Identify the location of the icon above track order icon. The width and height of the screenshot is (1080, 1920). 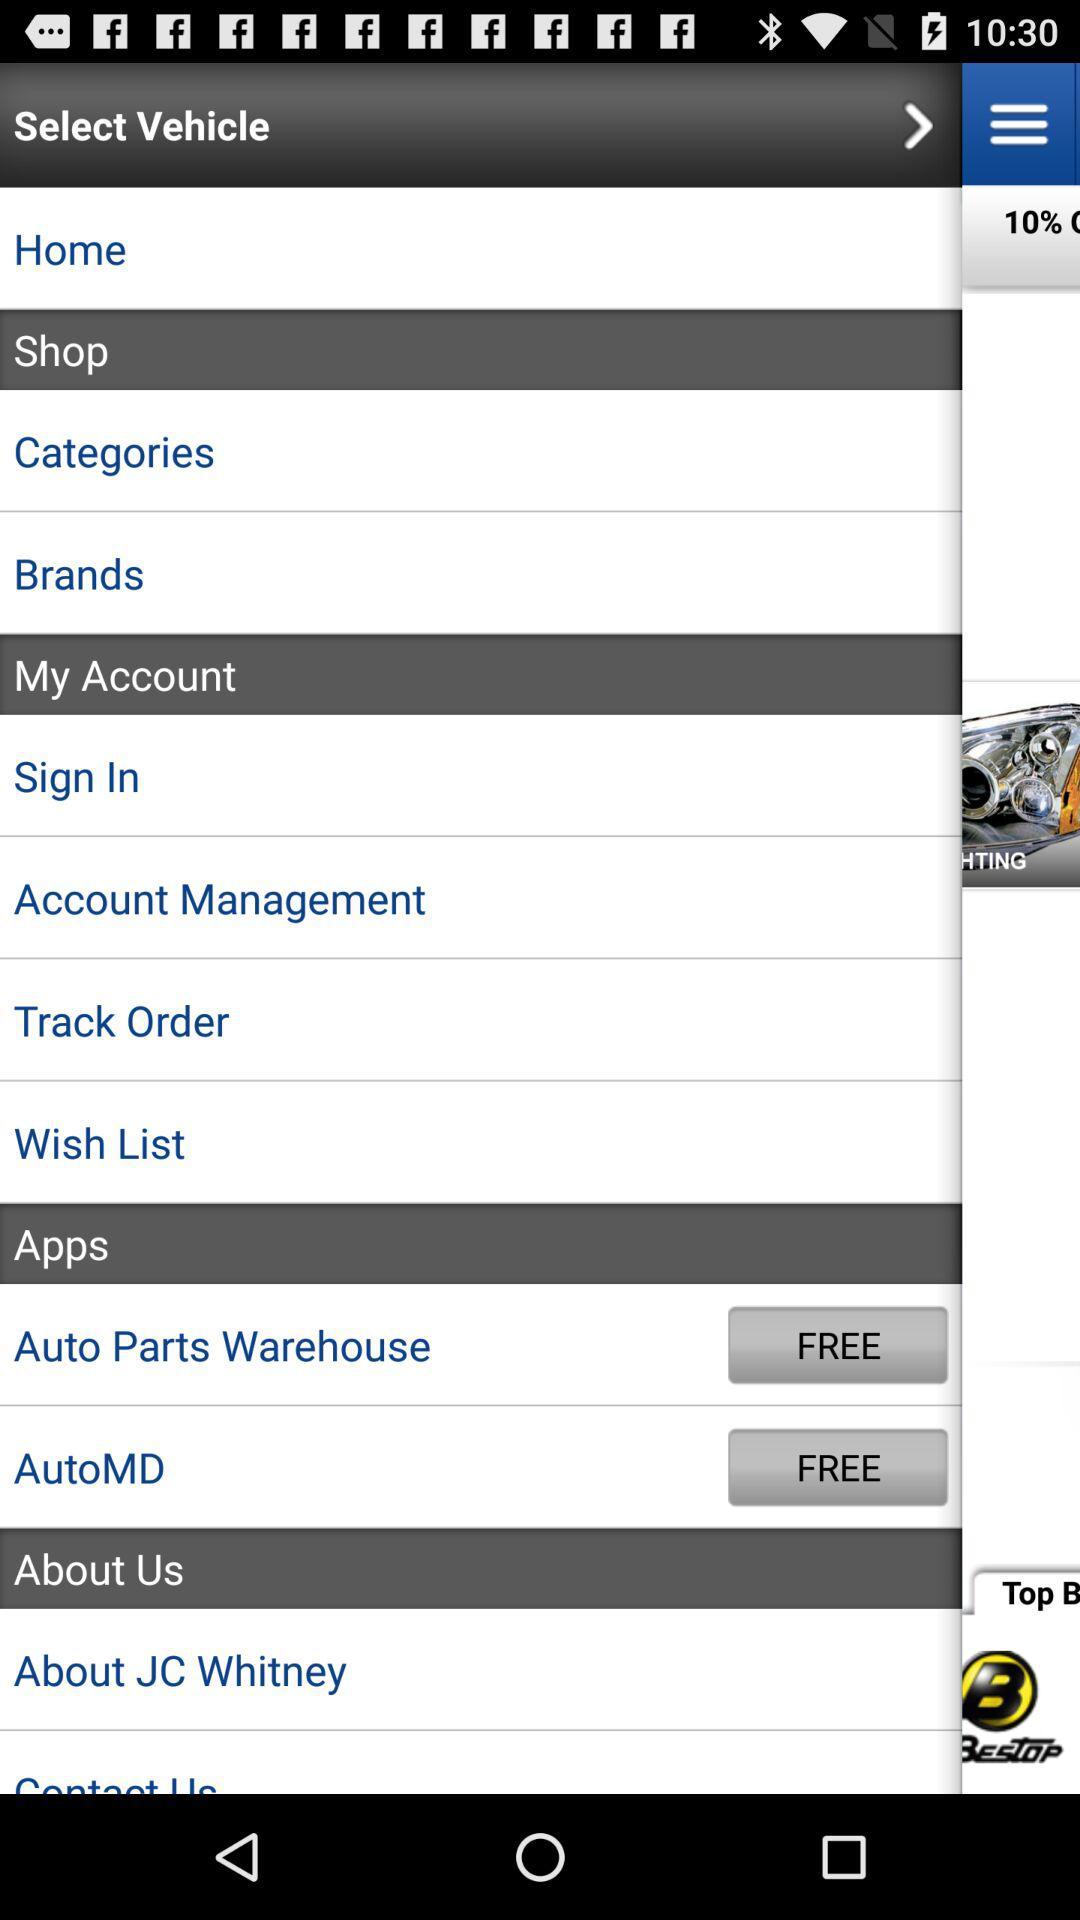
(481, 897).